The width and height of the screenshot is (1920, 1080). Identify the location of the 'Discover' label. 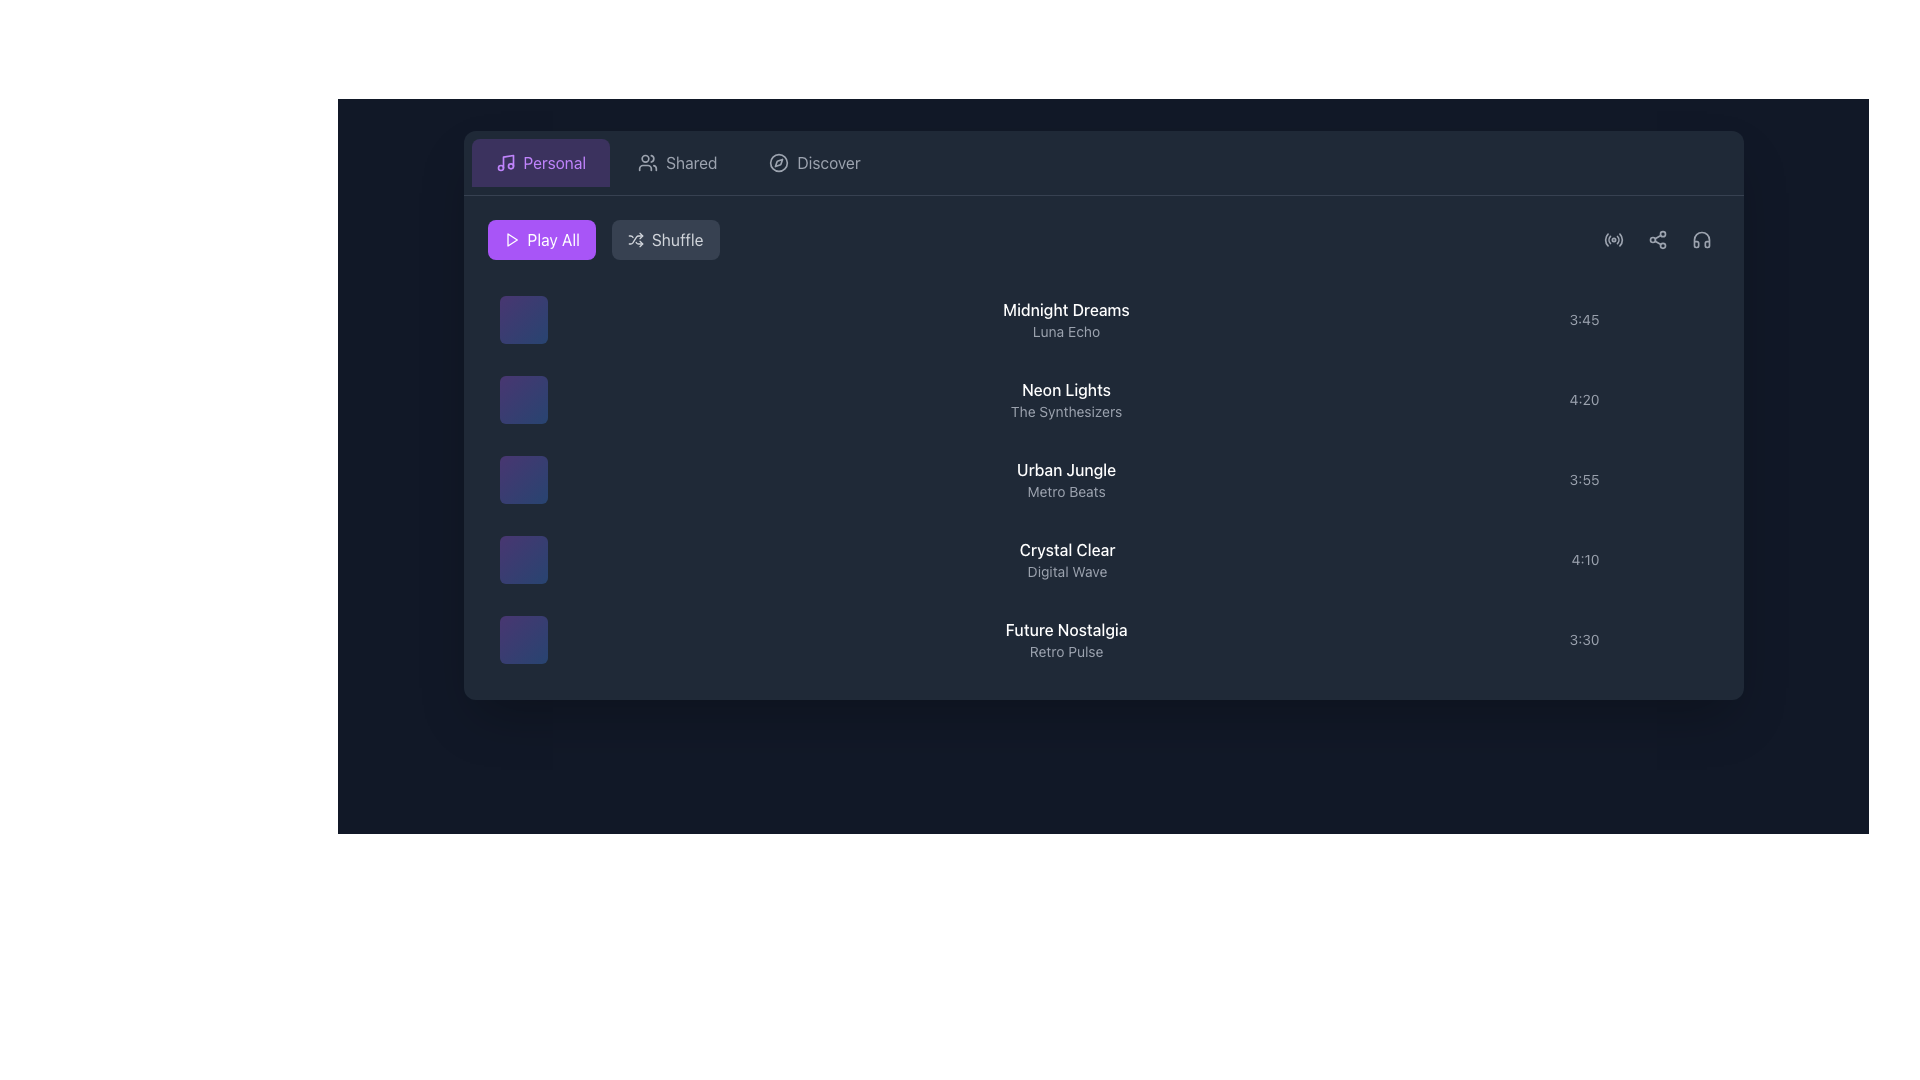
(829, 161).